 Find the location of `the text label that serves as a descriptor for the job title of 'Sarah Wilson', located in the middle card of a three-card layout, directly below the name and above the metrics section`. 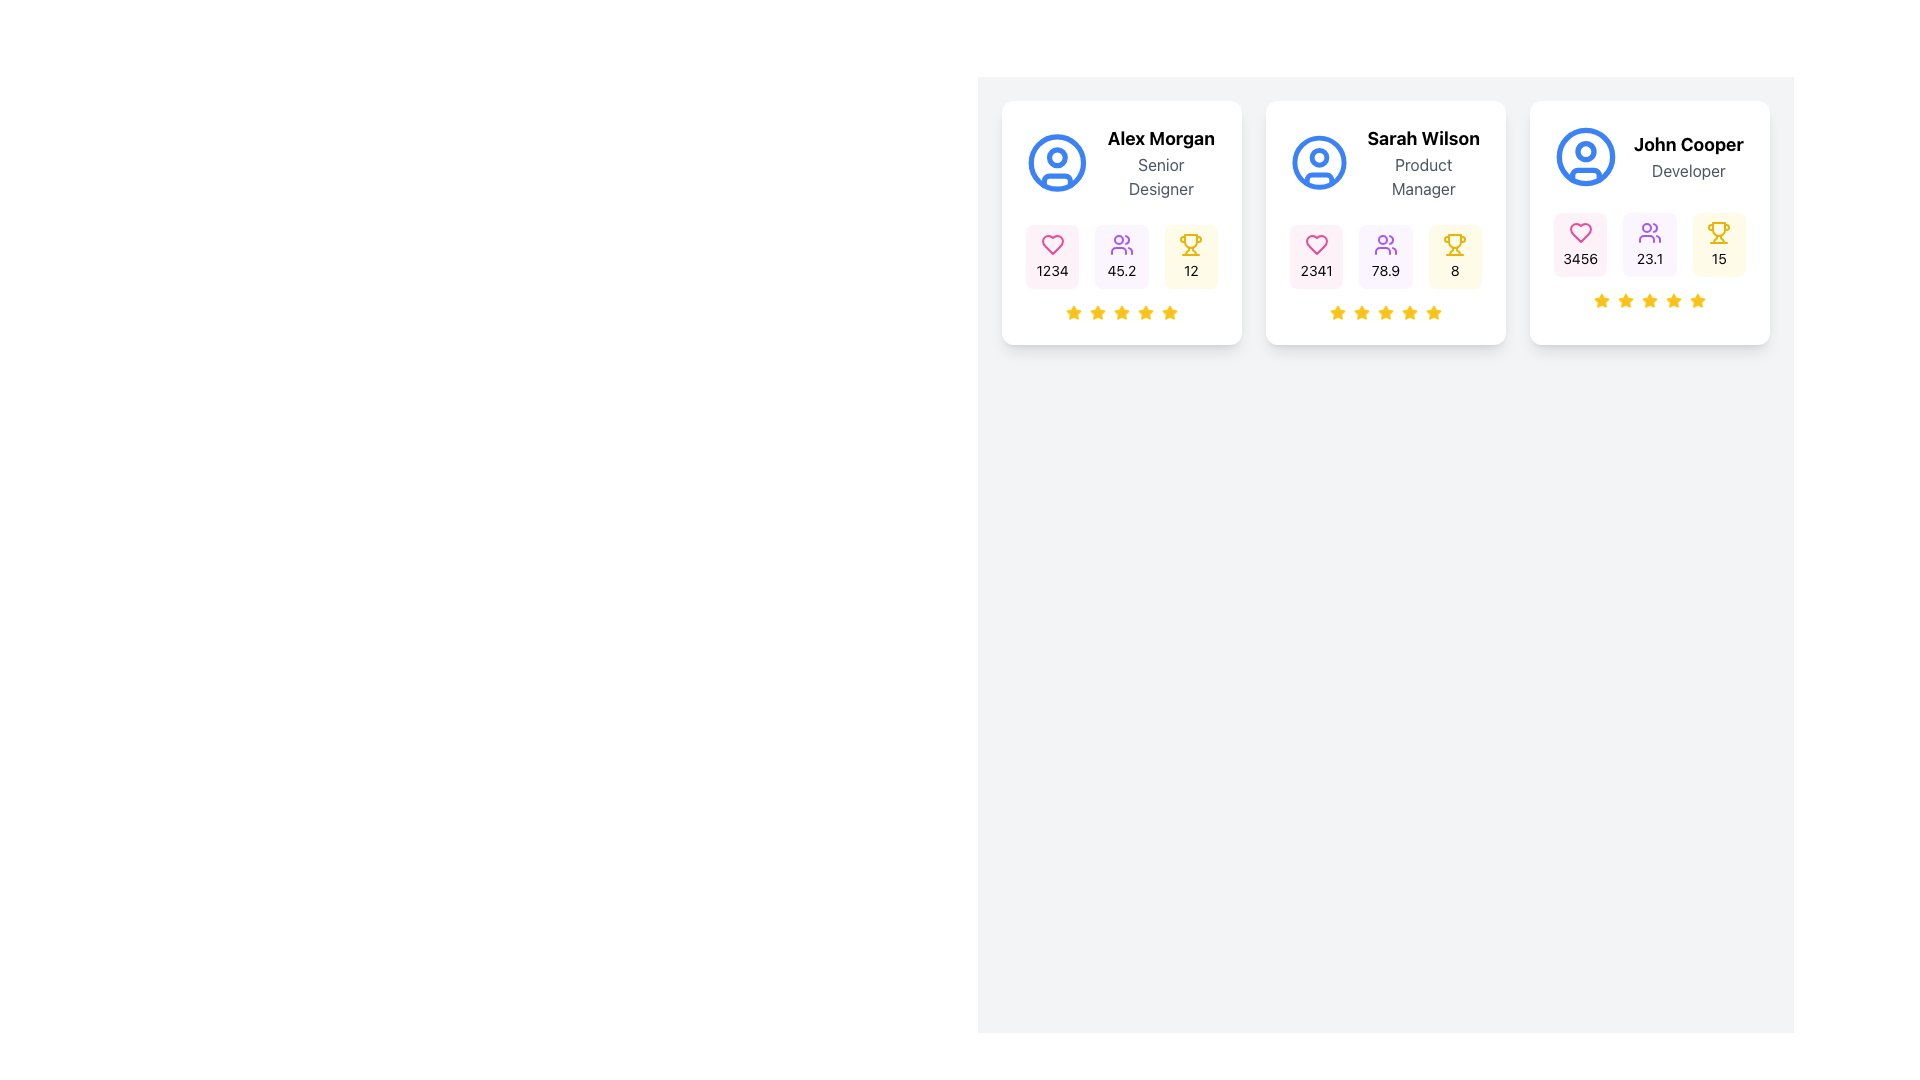

the text label that serves as a descriptor for the job title of 'Sarah Wilson', located in the middle card of a three-card layout, directly below the name and above the metrics section is located at coordinates (1422, 176).